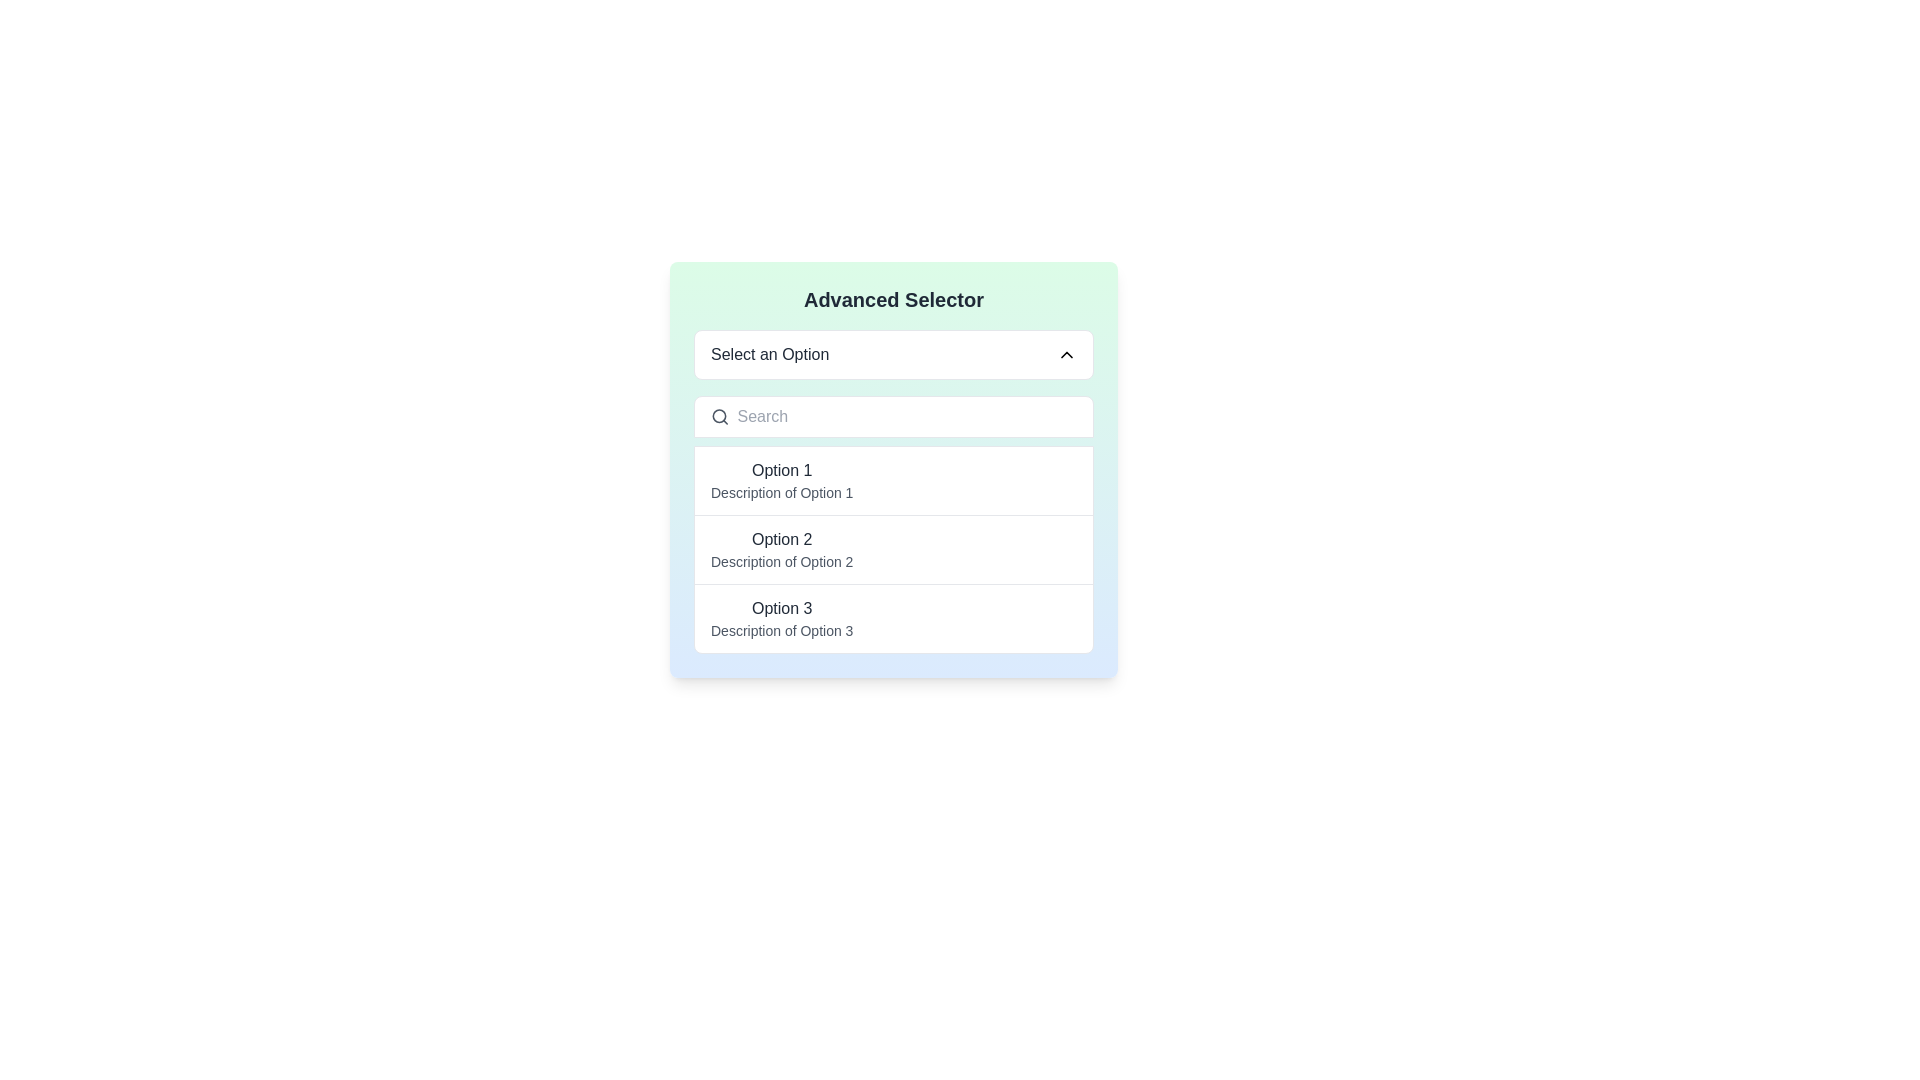 The height and width of the screenshot is (1080, 1920). What do you see at coordinates (781, 562) in the screenshot?
I see `the text label displaying 'Description of Option 2', which is styled in gray color and located below 'Option 2' in the dropdown menu` at bounding box center [781, 562].